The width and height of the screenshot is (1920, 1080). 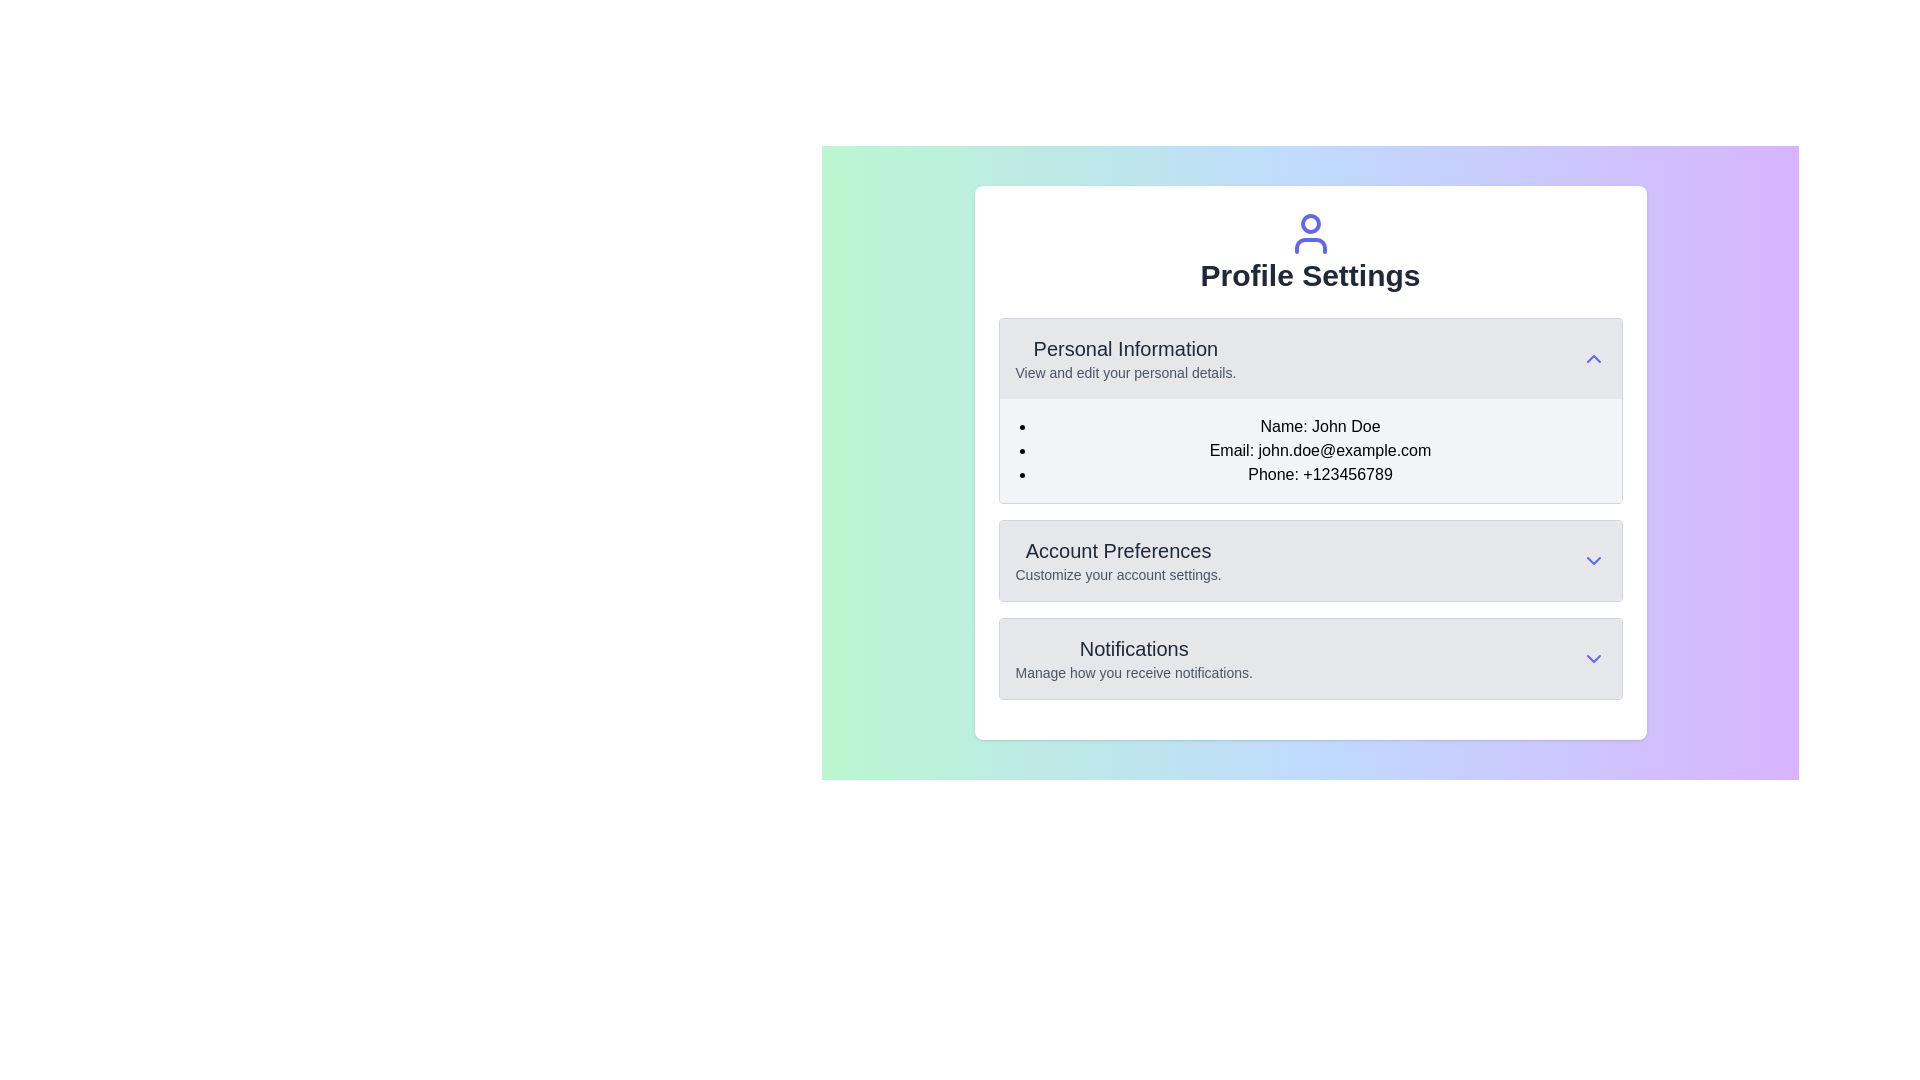 What do you see at coordinates (1310, 451) in the screenshot?
I see `the personal contact information list located in the 'Personal Information' section of the 'Profile Settings' page` at bounding box center [1310, 451].